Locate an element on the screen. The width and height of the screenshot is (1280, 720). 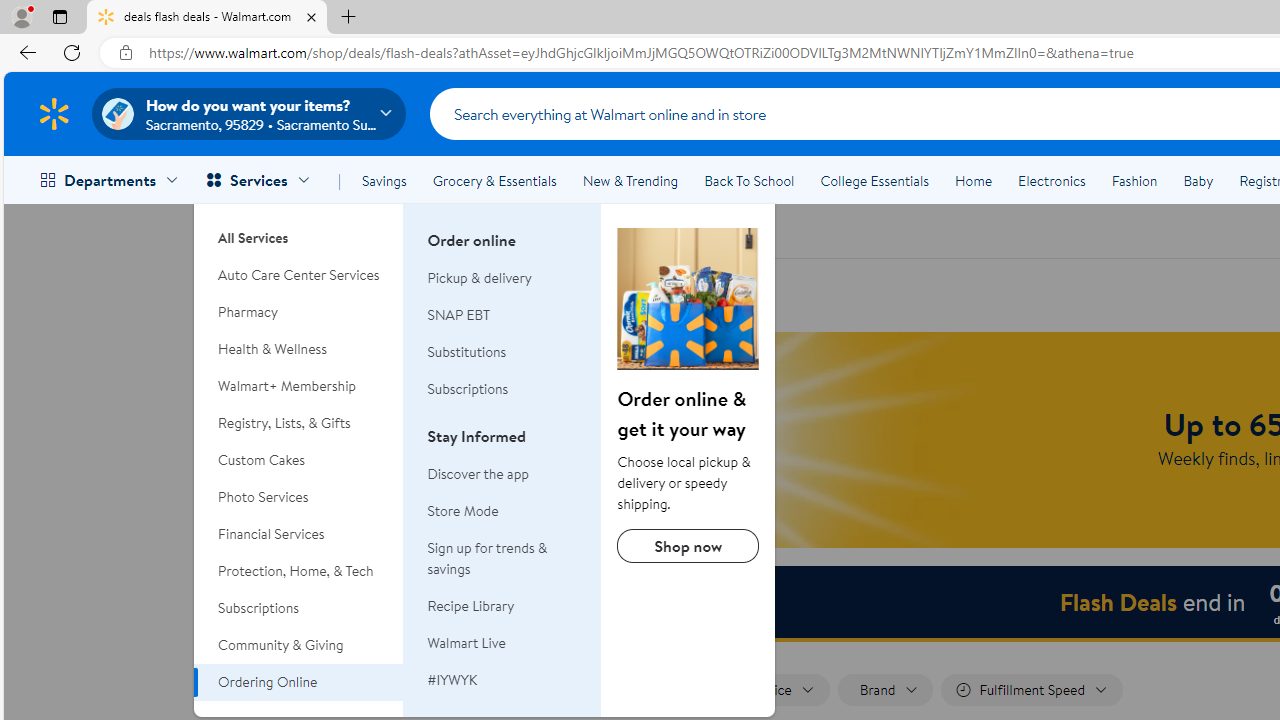
'Subscriptions' is located at coordinates (503, 389).